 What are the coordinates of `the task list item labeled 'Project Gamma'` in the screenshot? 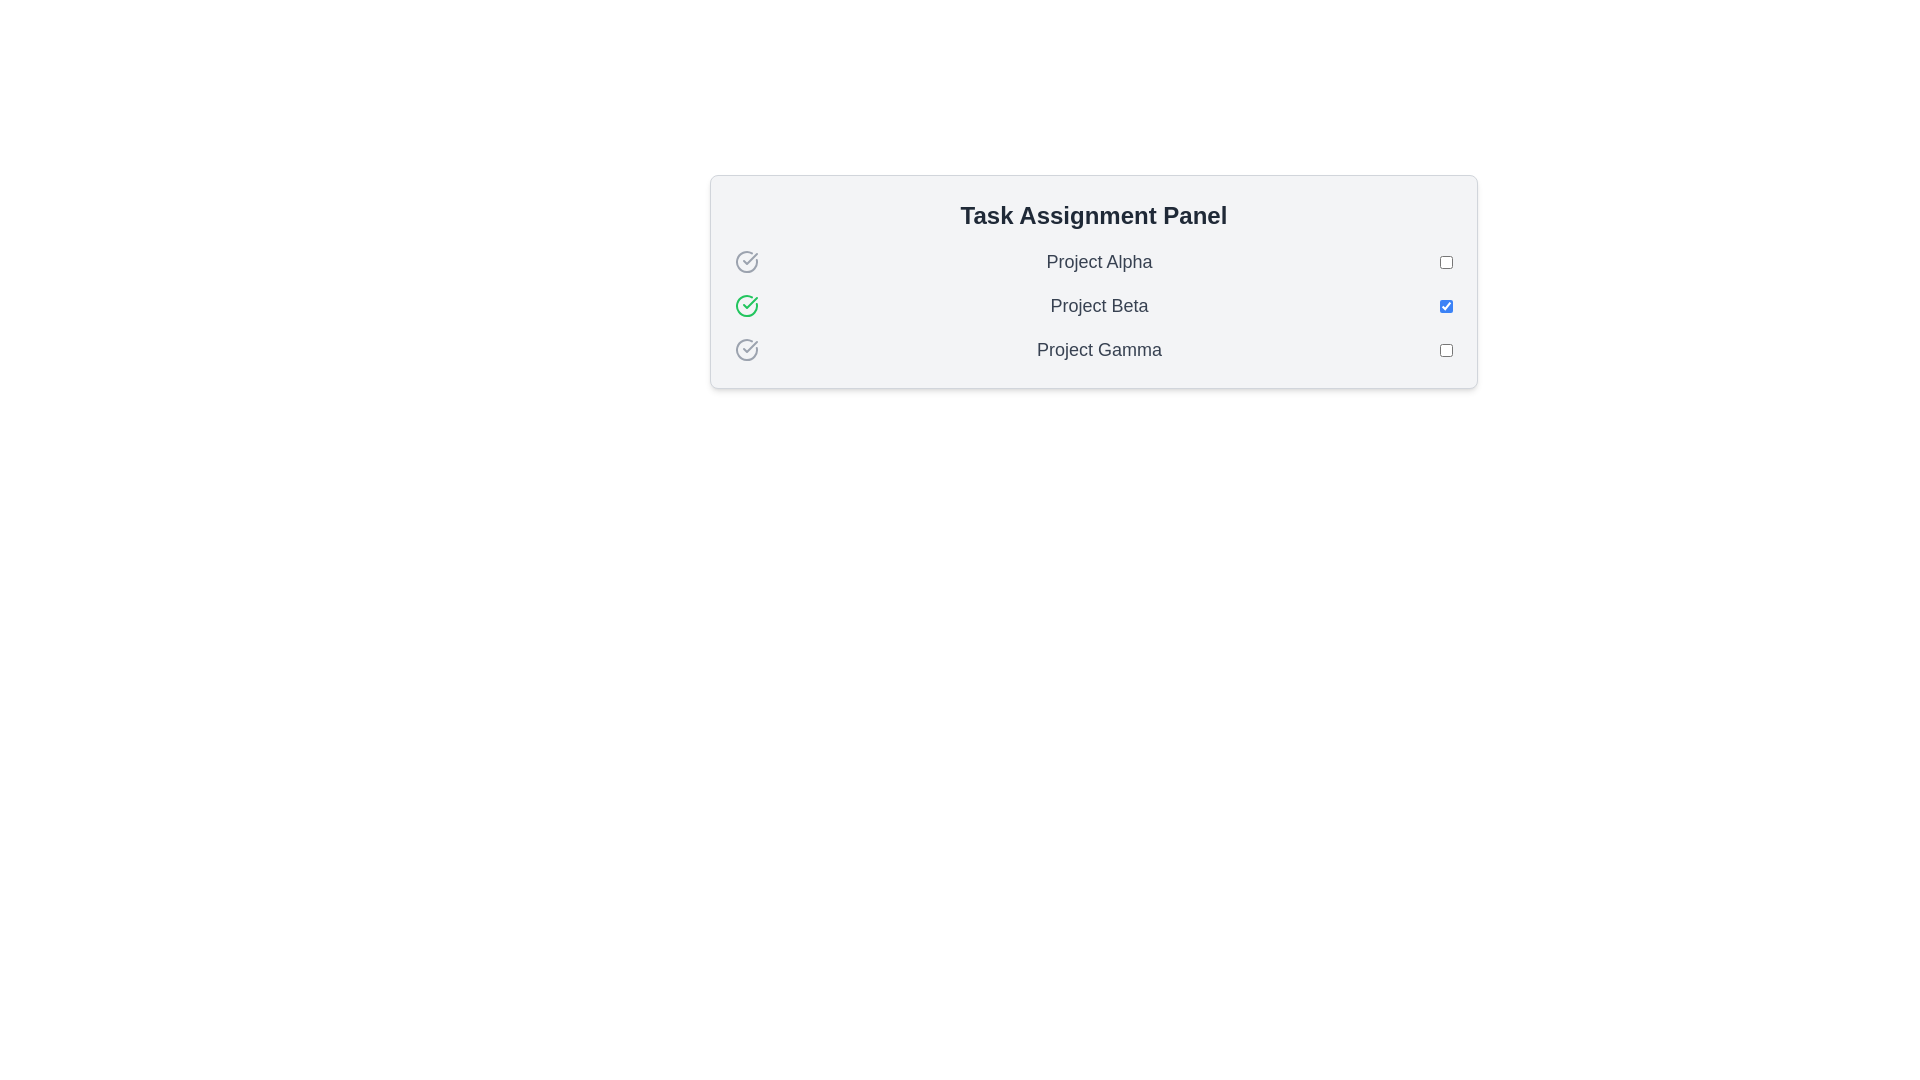 It's located at (1093, 349).